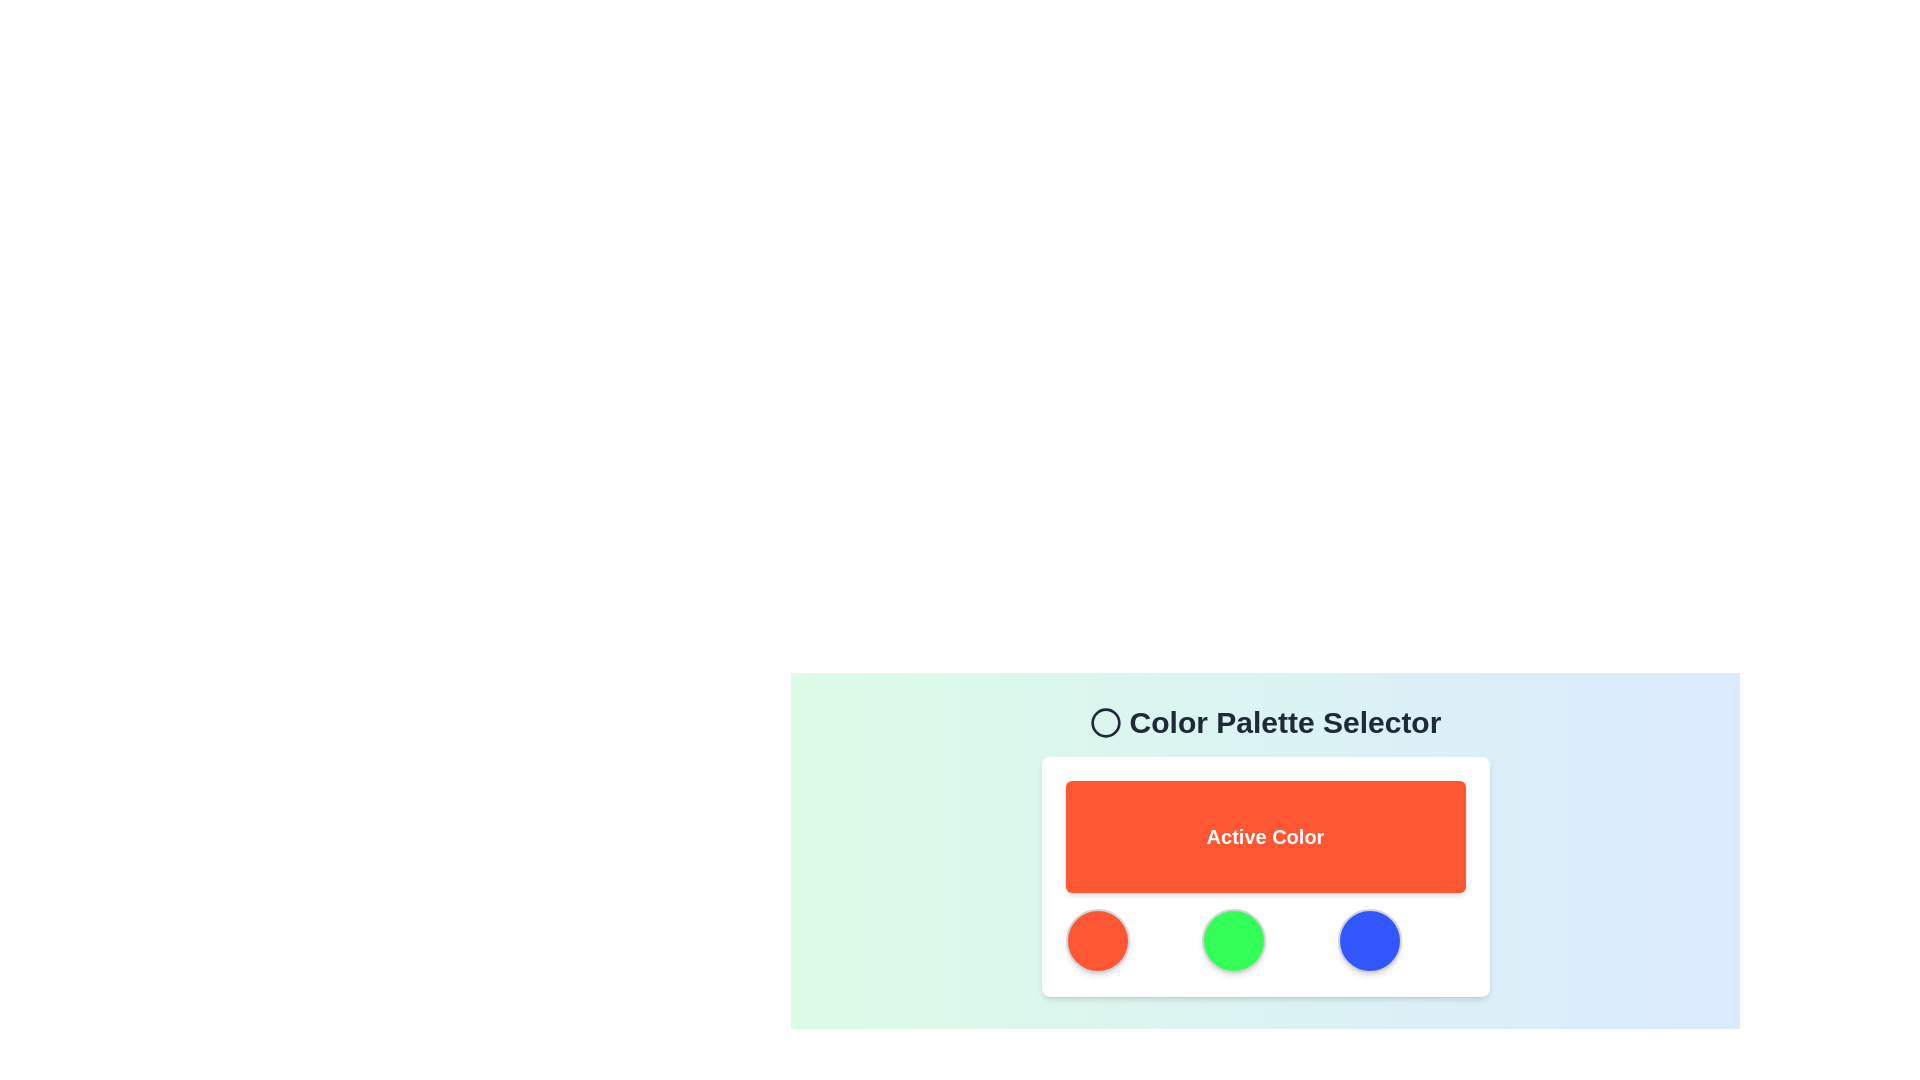 This screenshot has width=1920, height=1080. I want to click on the red color selection button located on the bottom-left of three horizontally aligned buttons, so click(1096, 941).